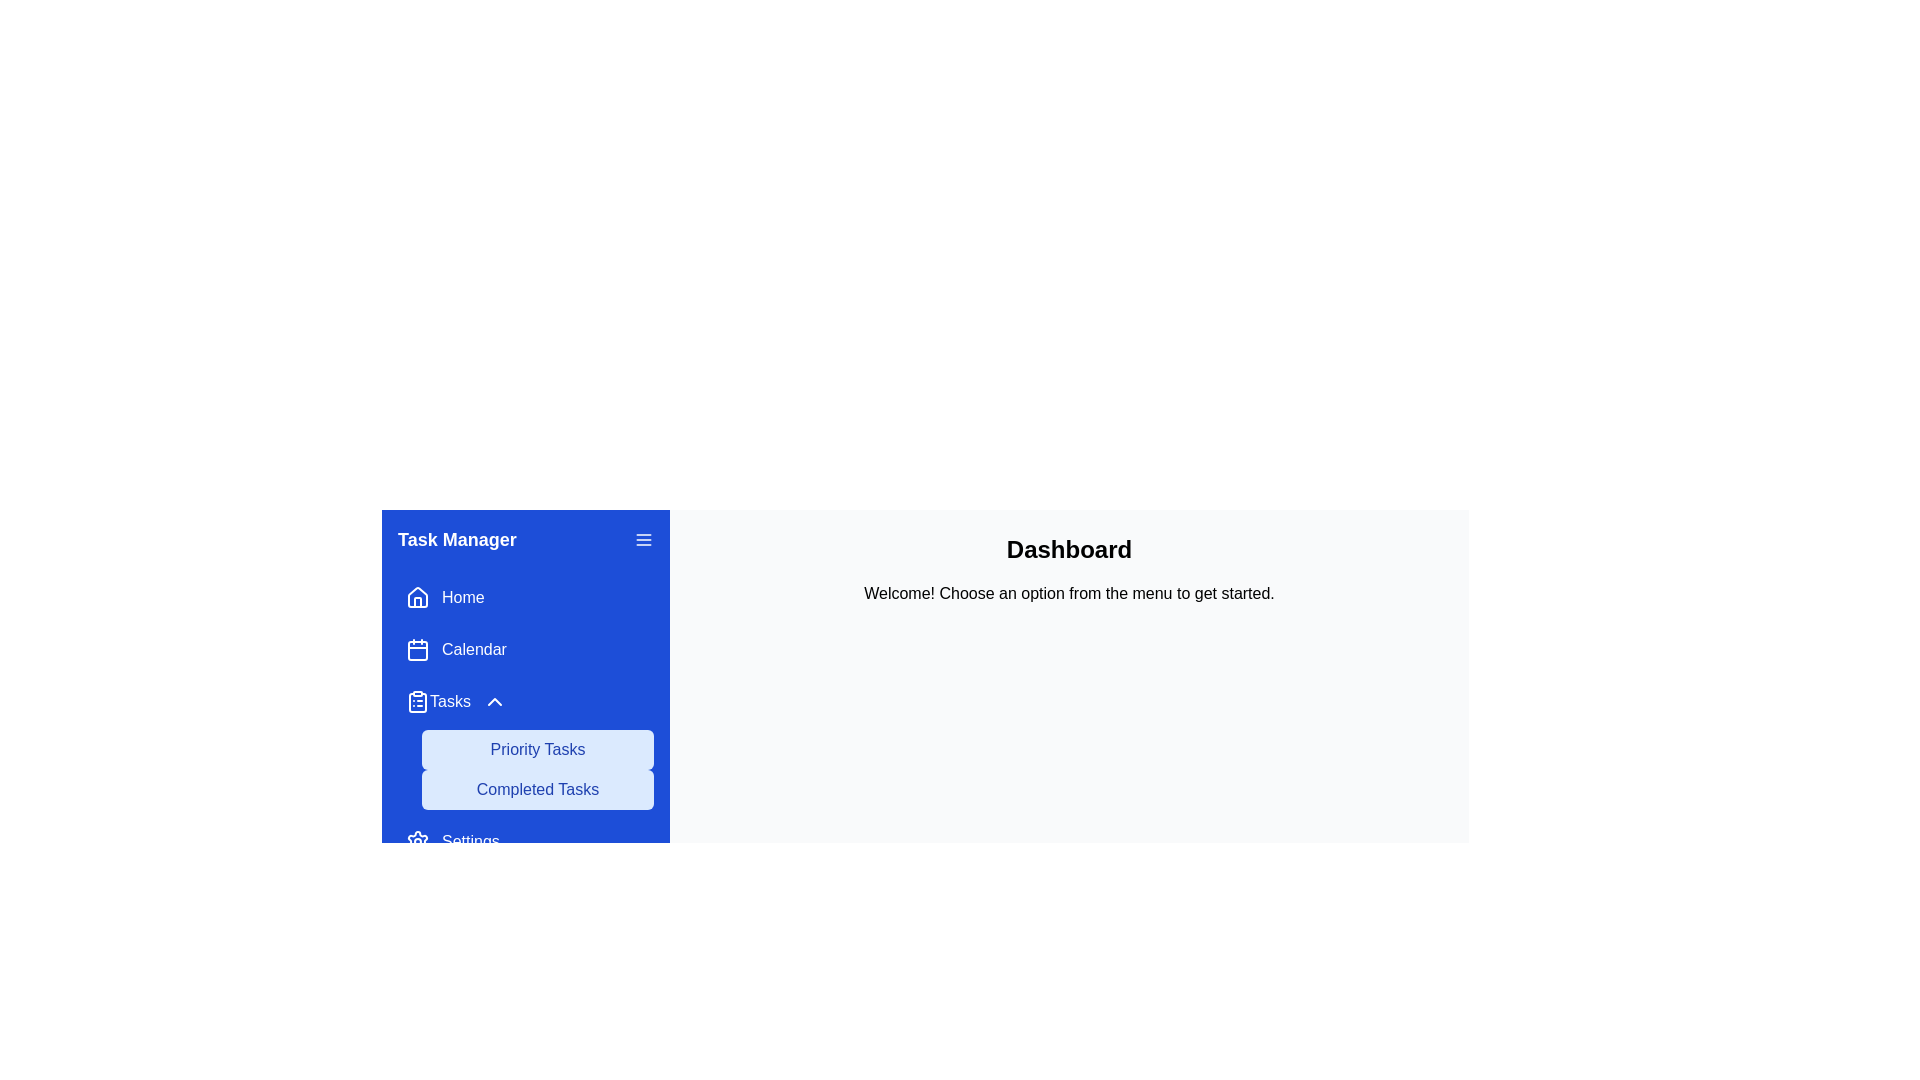 The height and width of the screenshot is (1080, 1920). What do you see at coordinates (526, 745) in the screenshot?
I see `the 'Priority Tasks' option in the sidebar list under the 'Tasks' section` at bounding box center [526, 745].